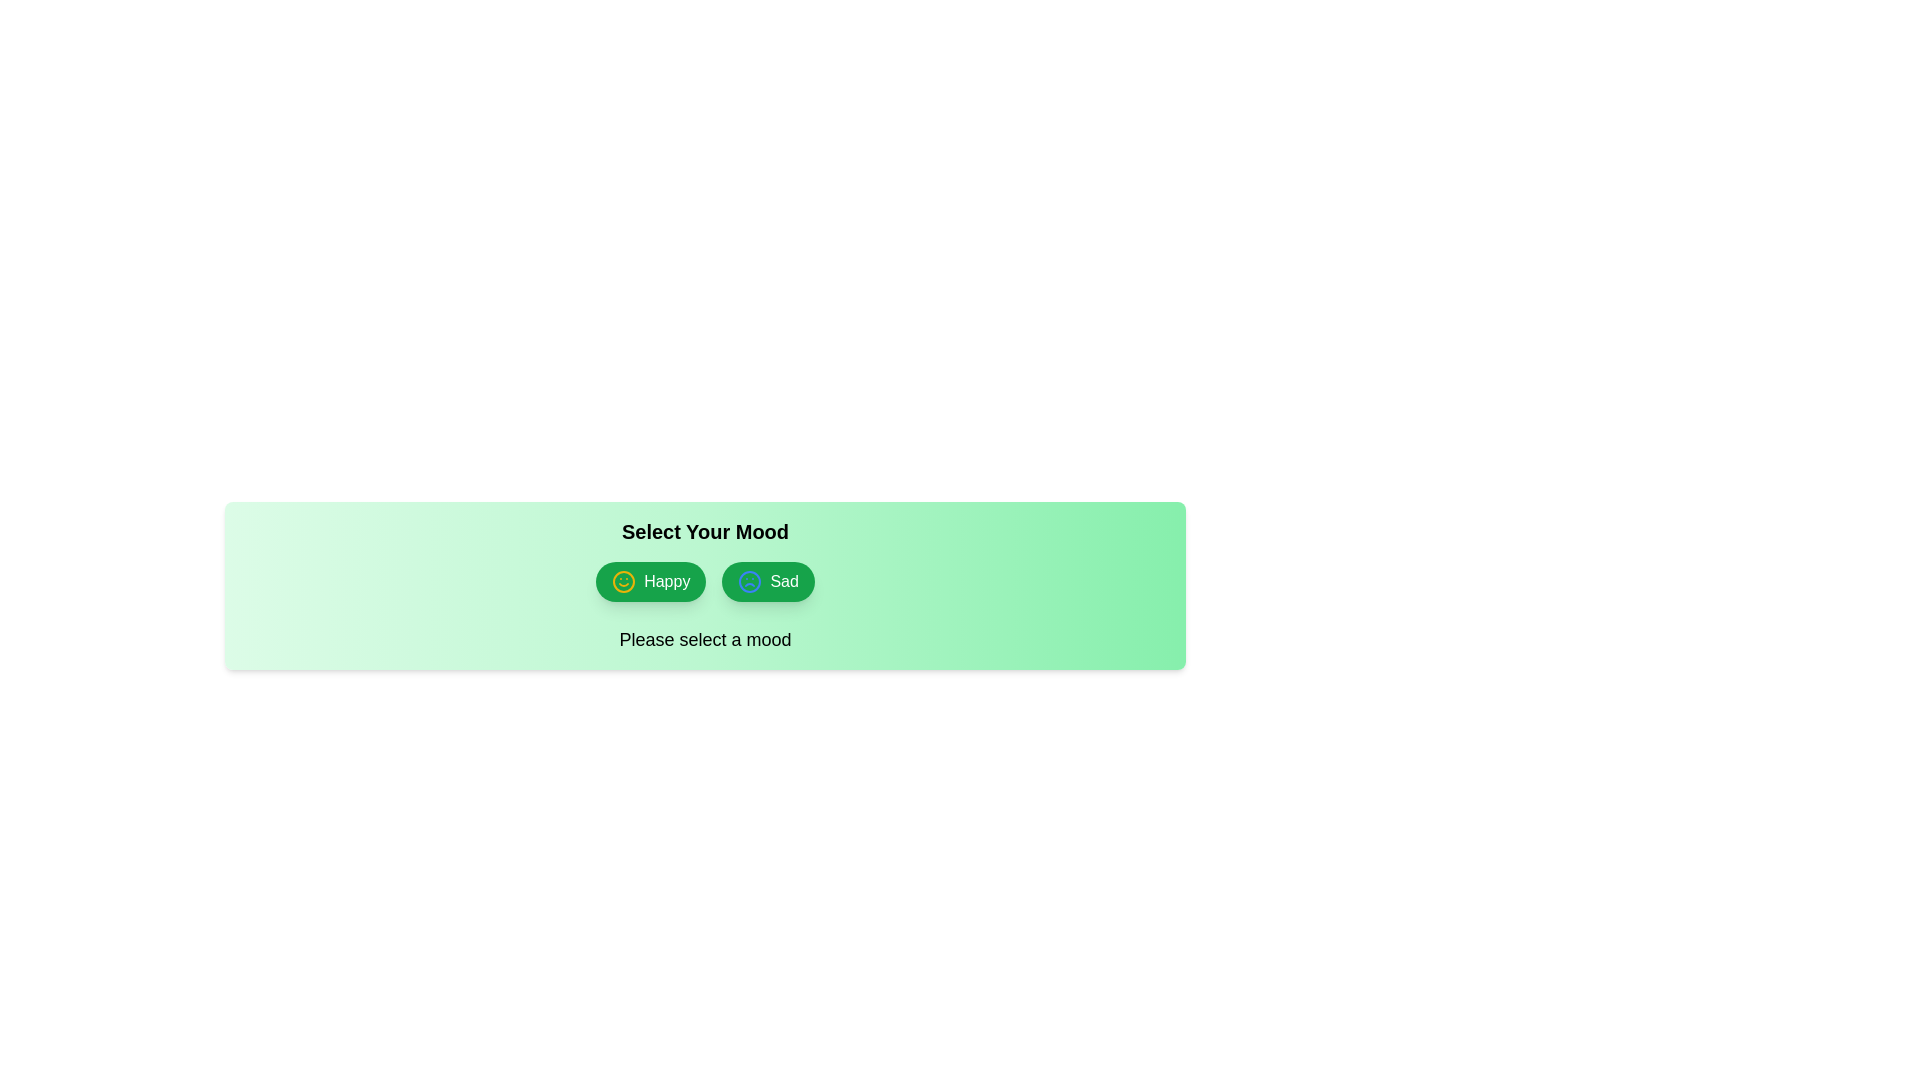 This screenshot has height=1080, width=1920. Describe the element at coordinates (767, 582) in the screenshot. I see `the Sad button to observe the hover effect` at that location.